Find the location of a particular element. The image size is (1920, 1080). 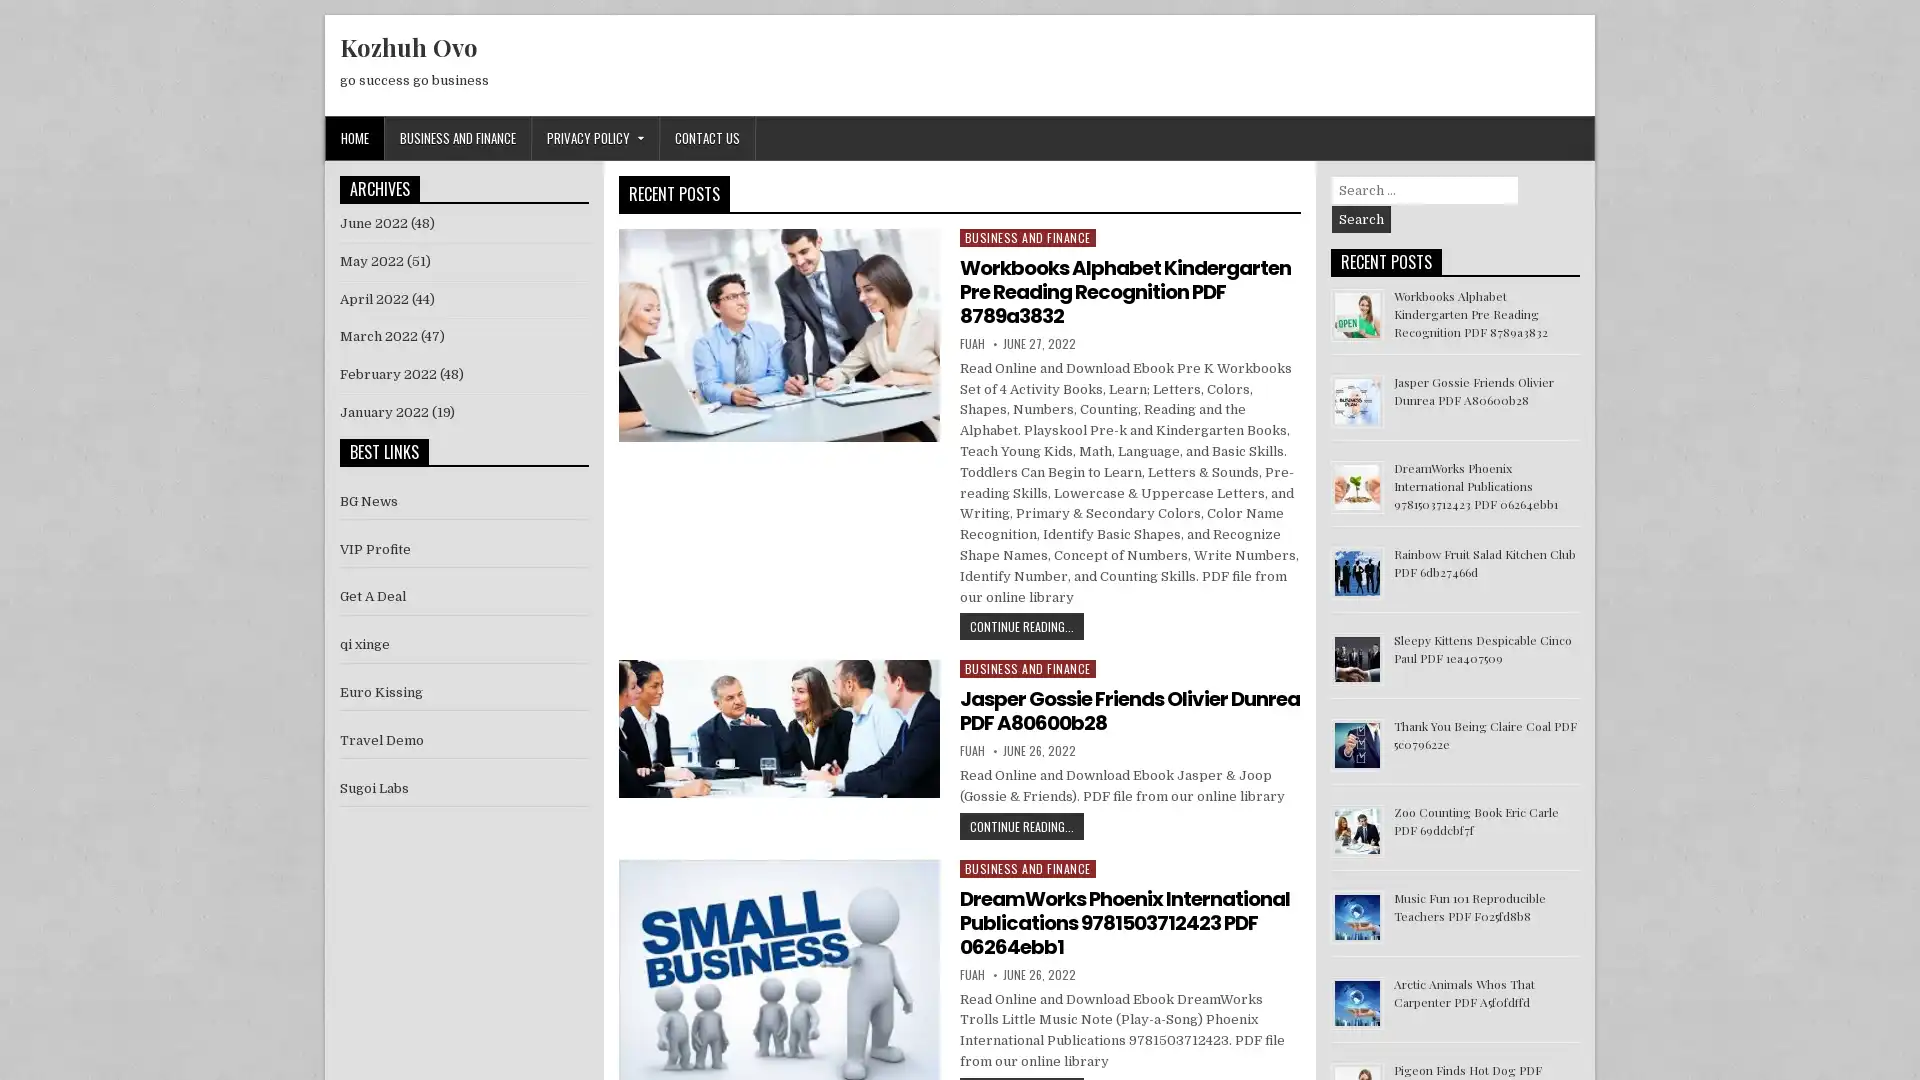

Search is located at coordinates (1360, 219).